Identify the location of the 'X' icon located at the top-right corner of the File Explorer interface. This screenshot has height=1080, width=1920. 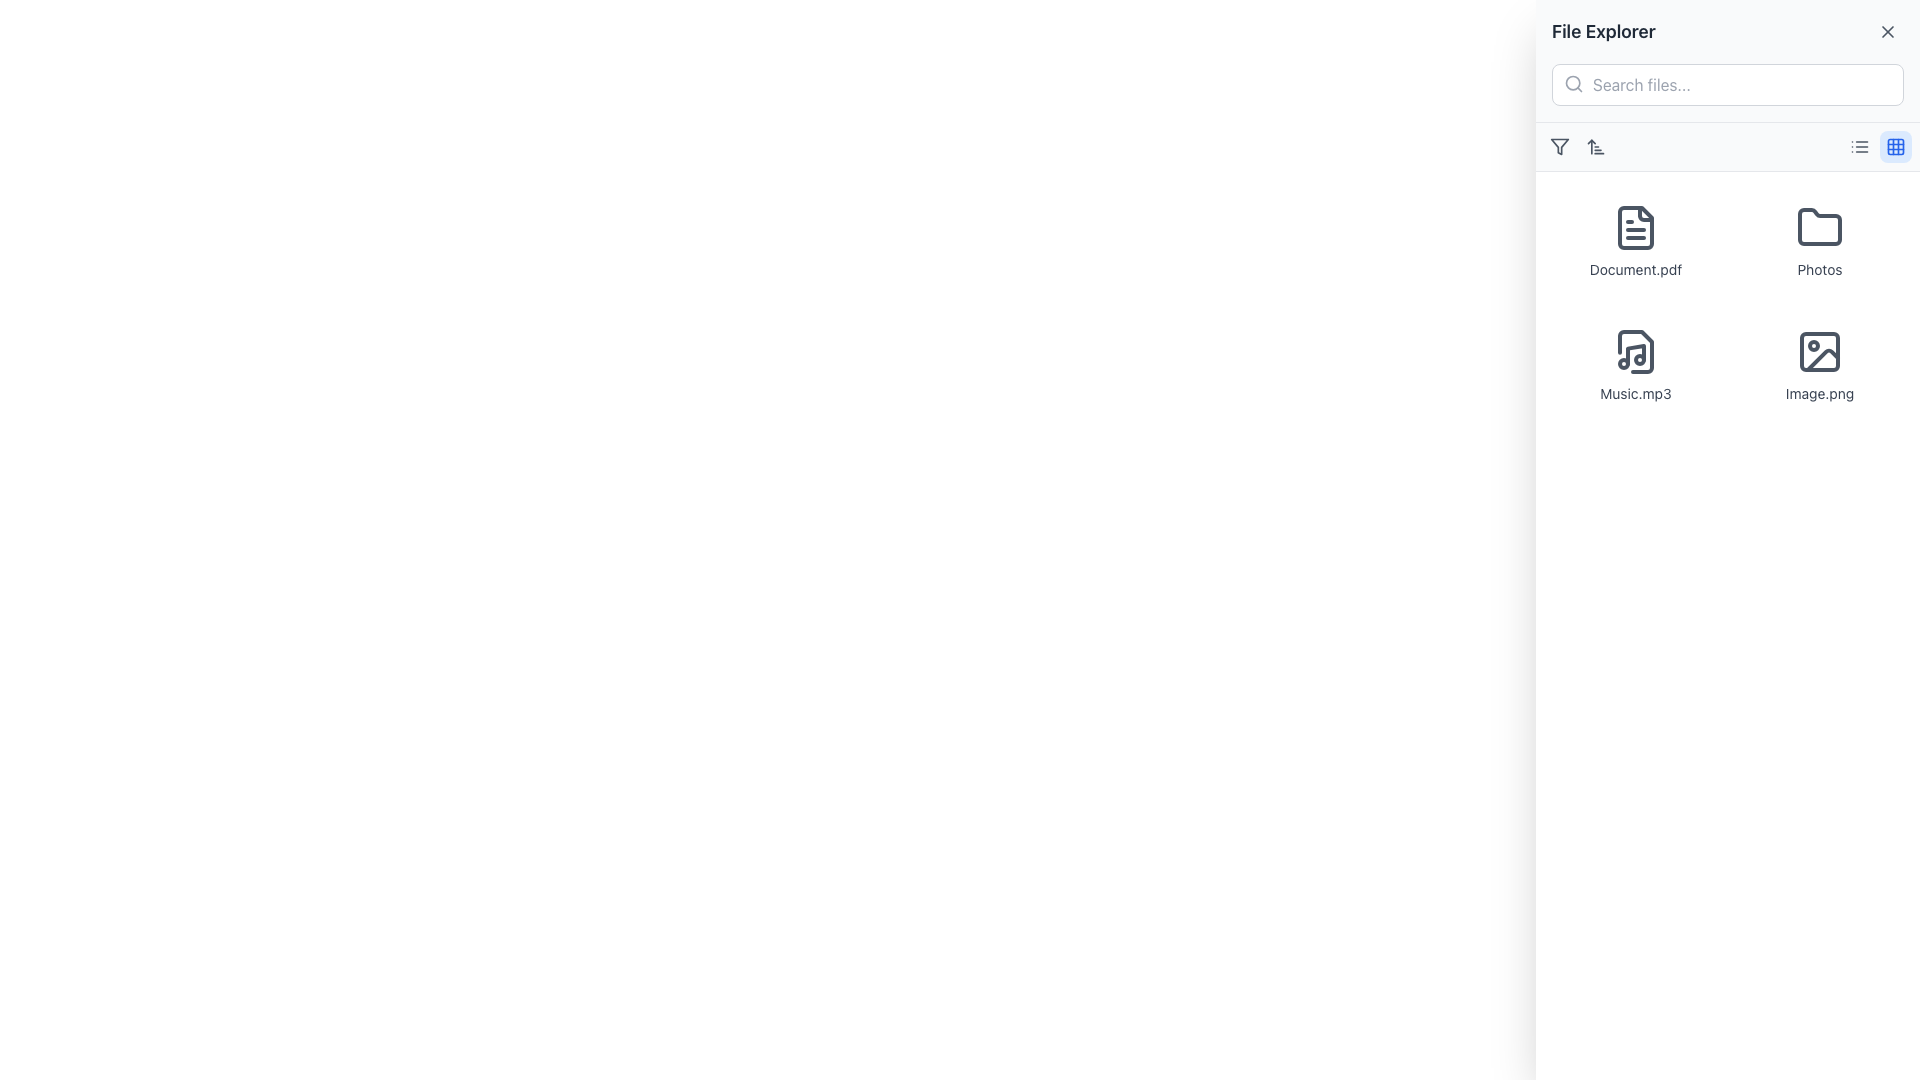
(1886, 31).